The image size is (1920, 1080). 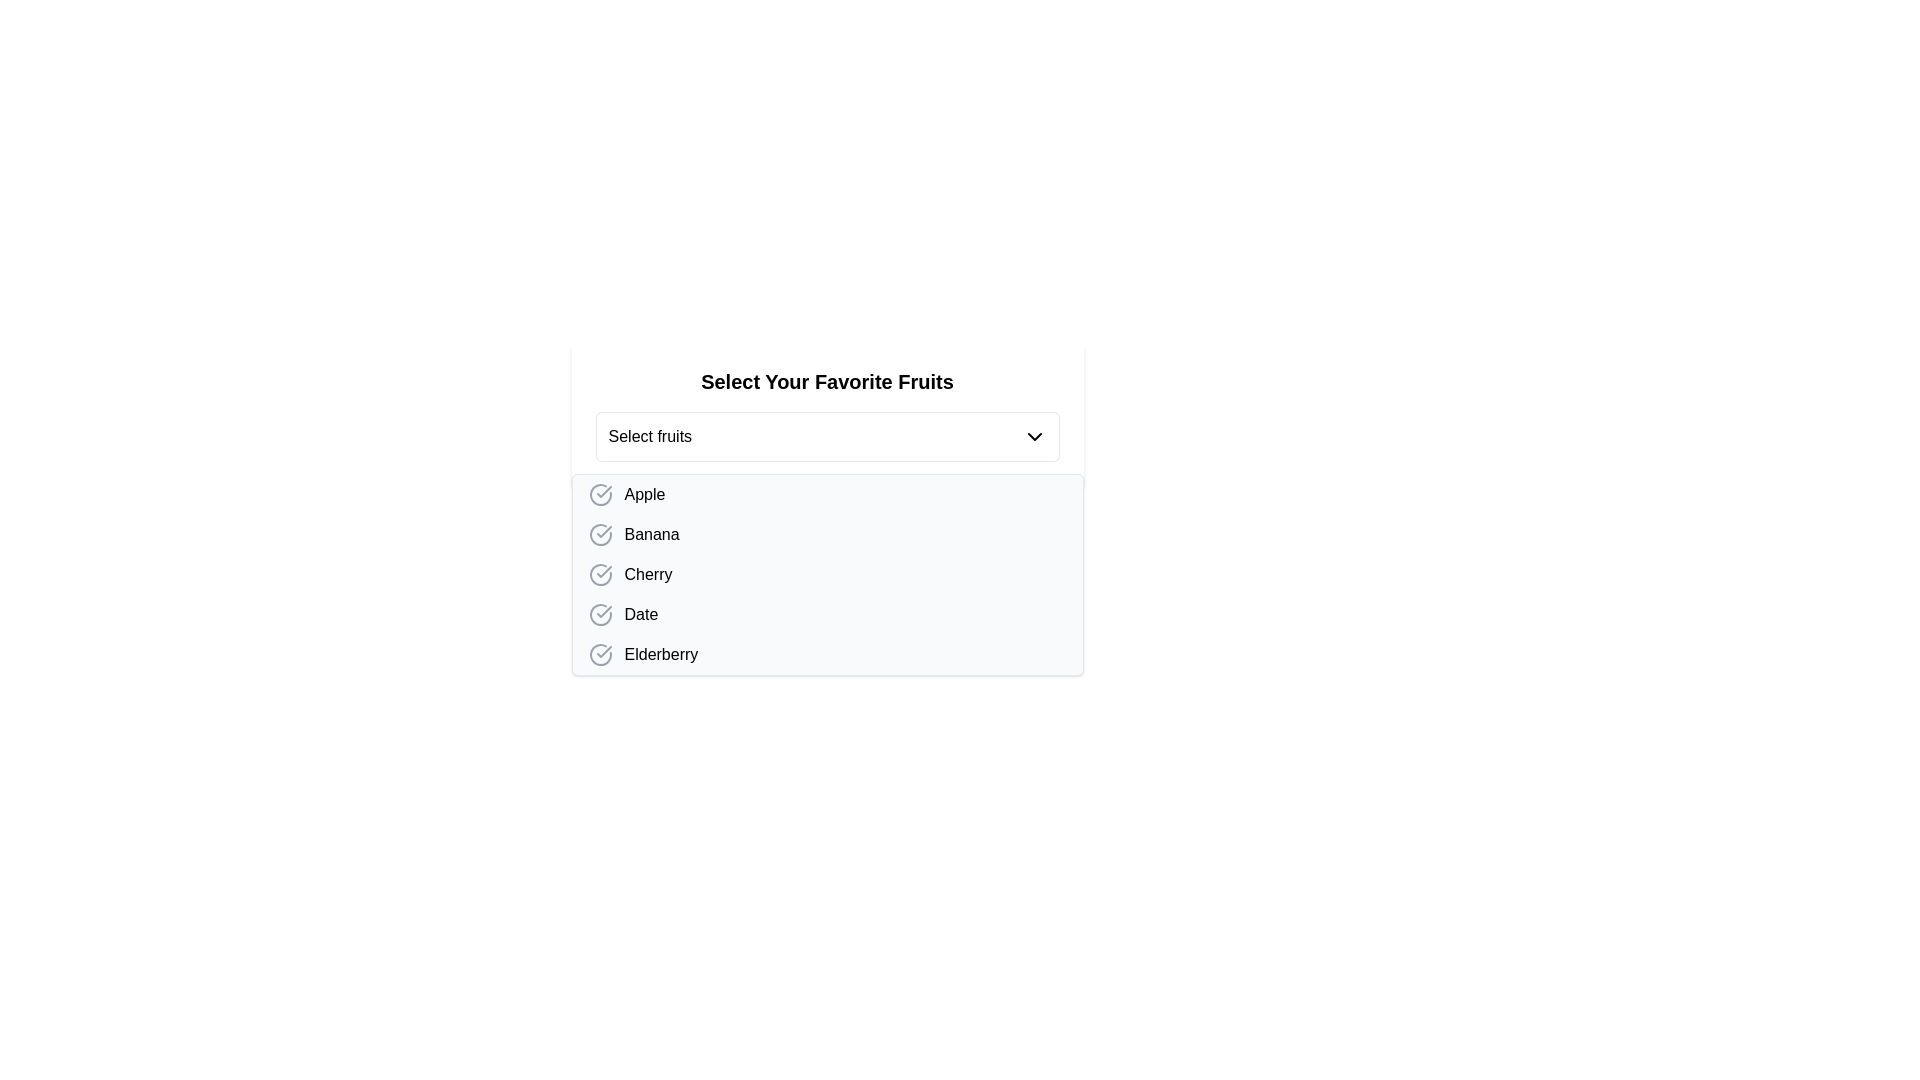 I want to click on the Check icon that represents the option 'Cherry', which is a tick mark within a circular frame, positioned to the left of the text label in the list of fruits, so click(x=603, y=571).